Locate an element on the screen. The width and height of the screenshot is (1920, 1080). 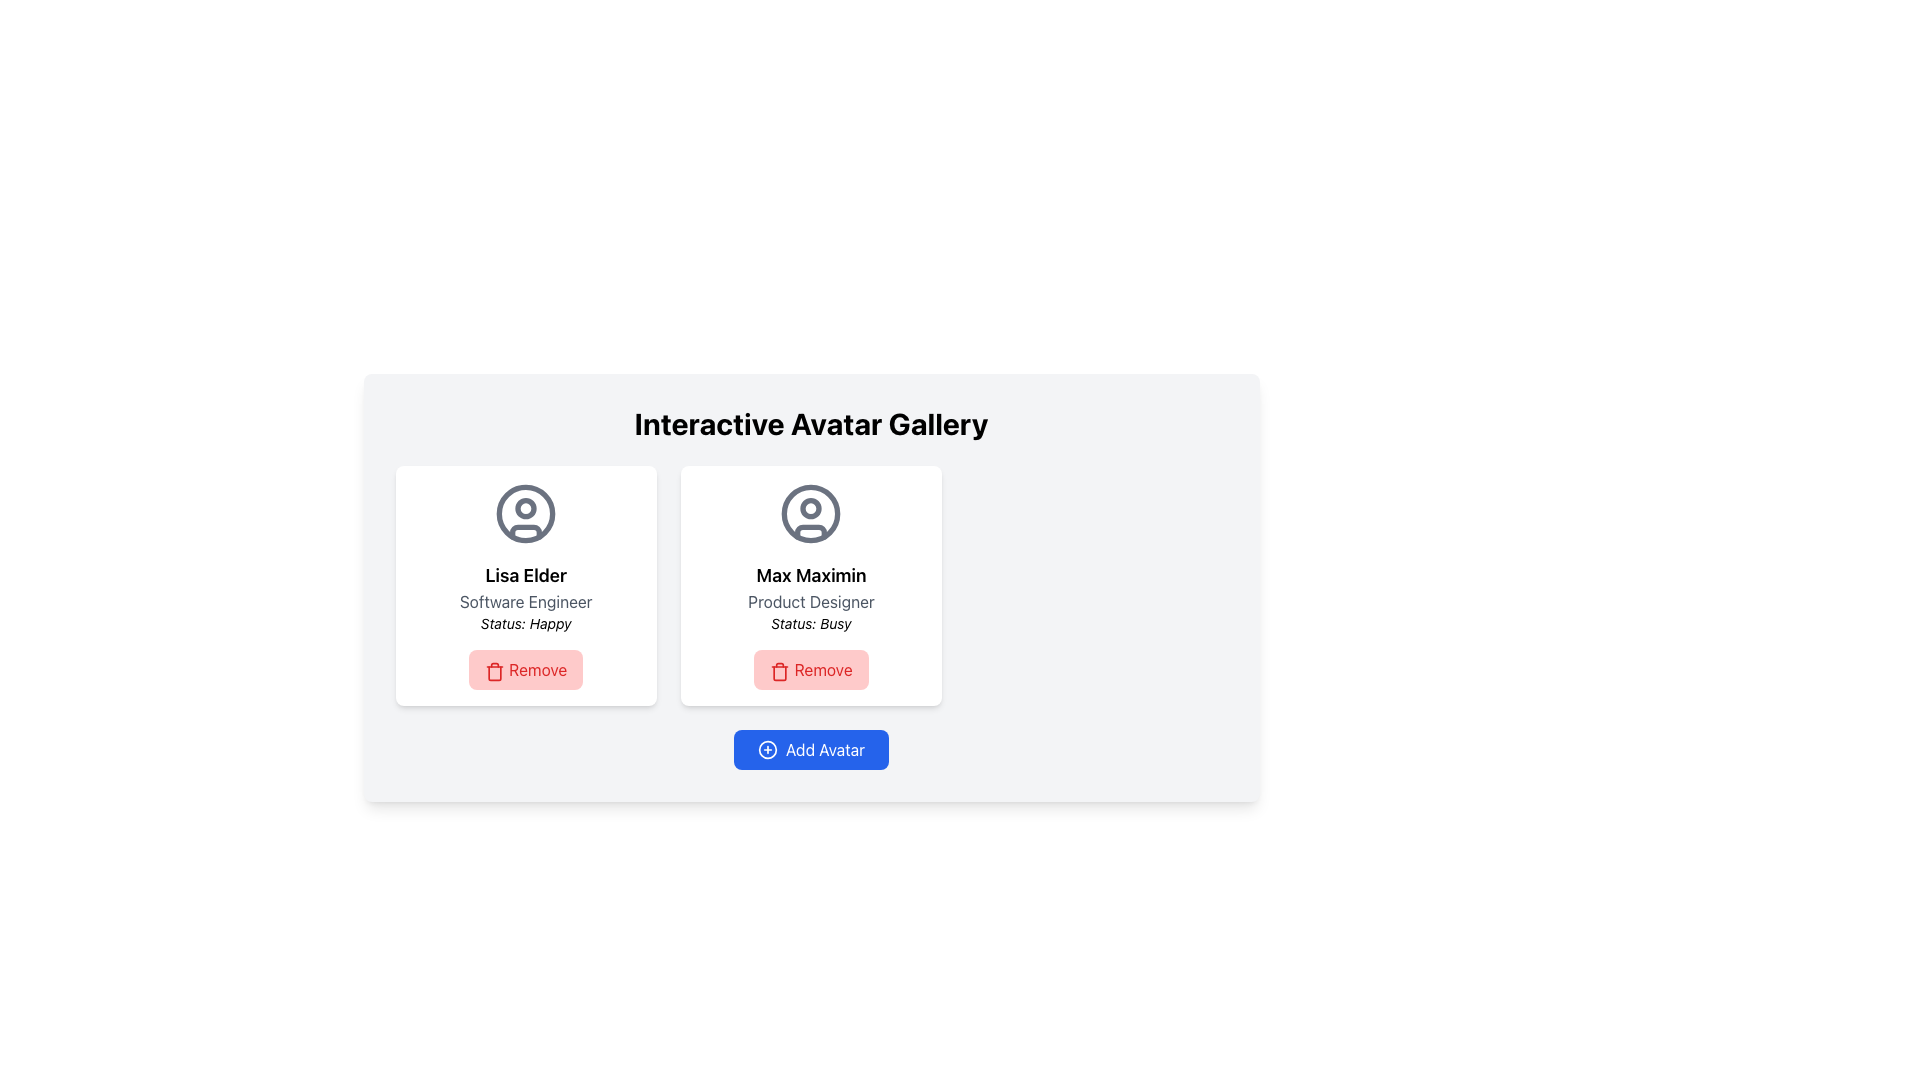
the Text Label that provides the current status of the individual in the profile, located below 'Lisa Elder' and 'Software Engineer' is located at coordinates (526, 623).